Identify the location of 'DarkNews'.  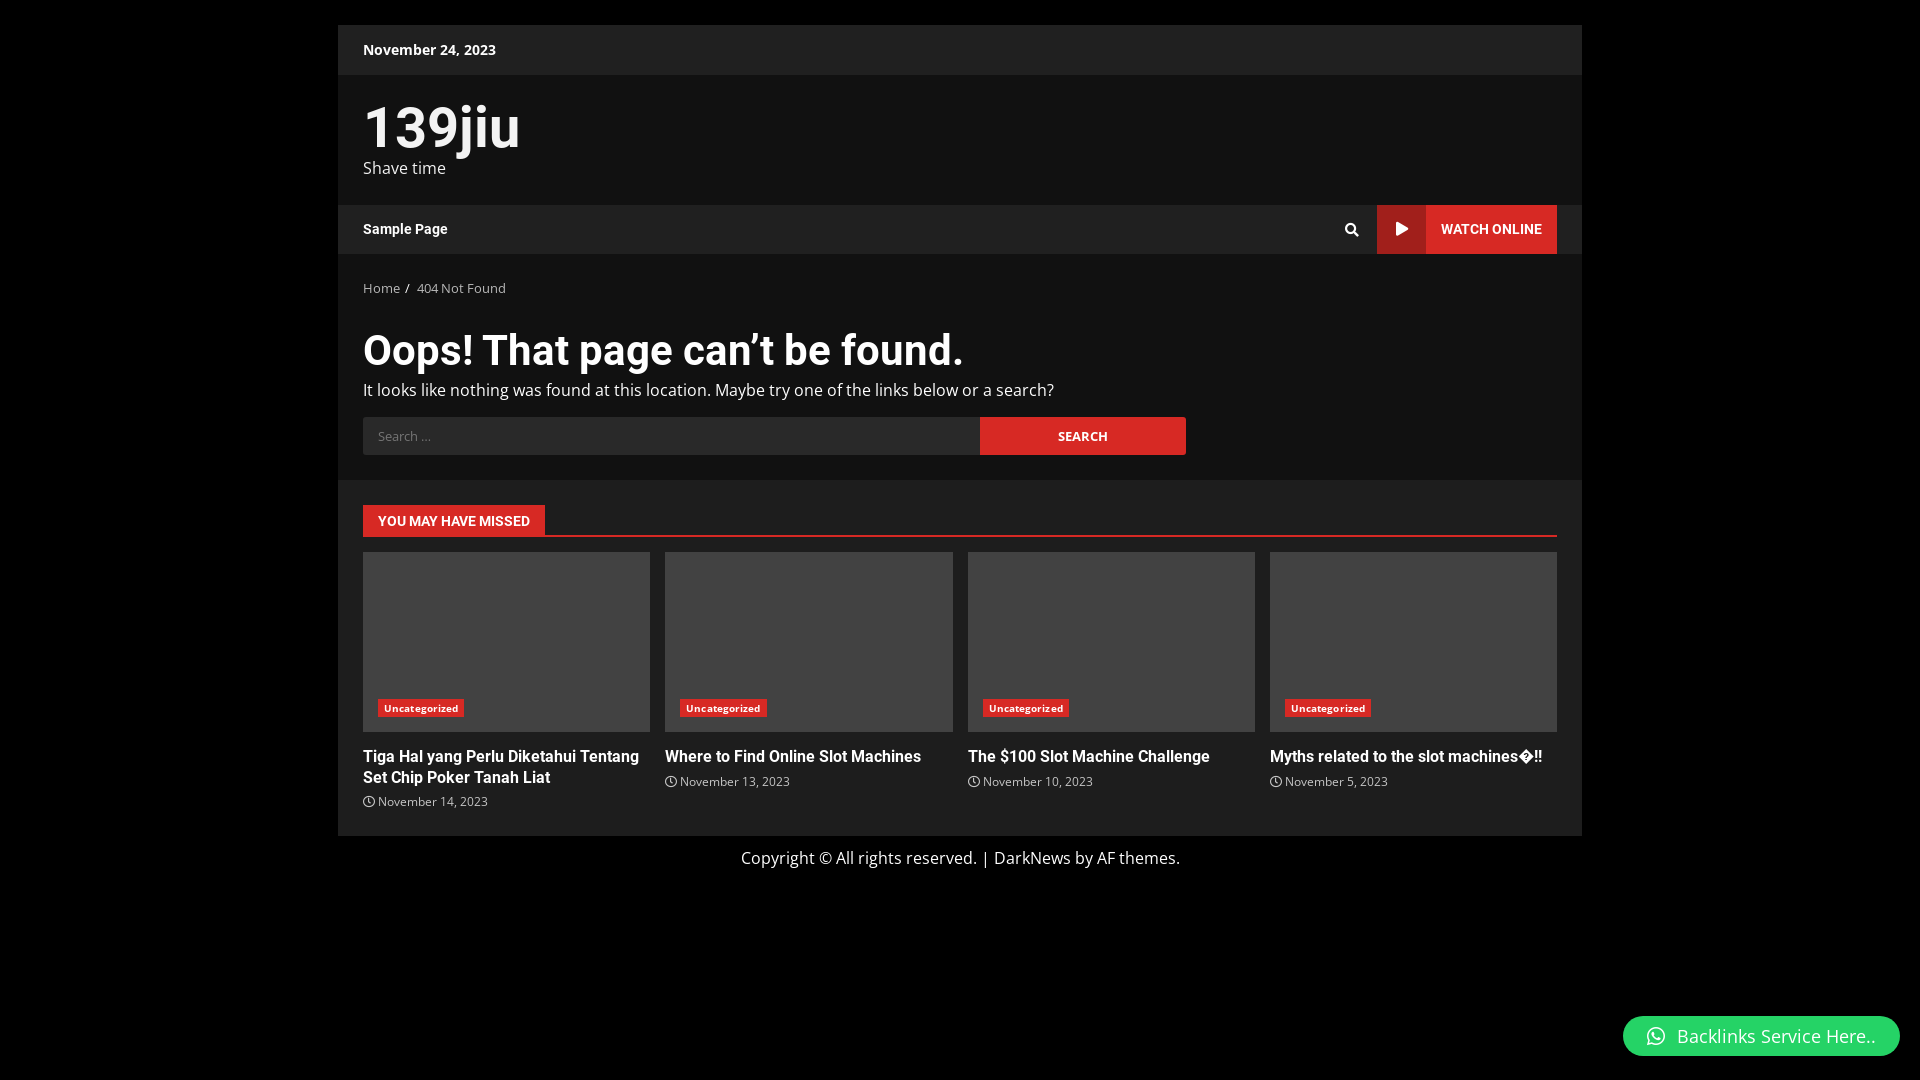
(1032, 856).